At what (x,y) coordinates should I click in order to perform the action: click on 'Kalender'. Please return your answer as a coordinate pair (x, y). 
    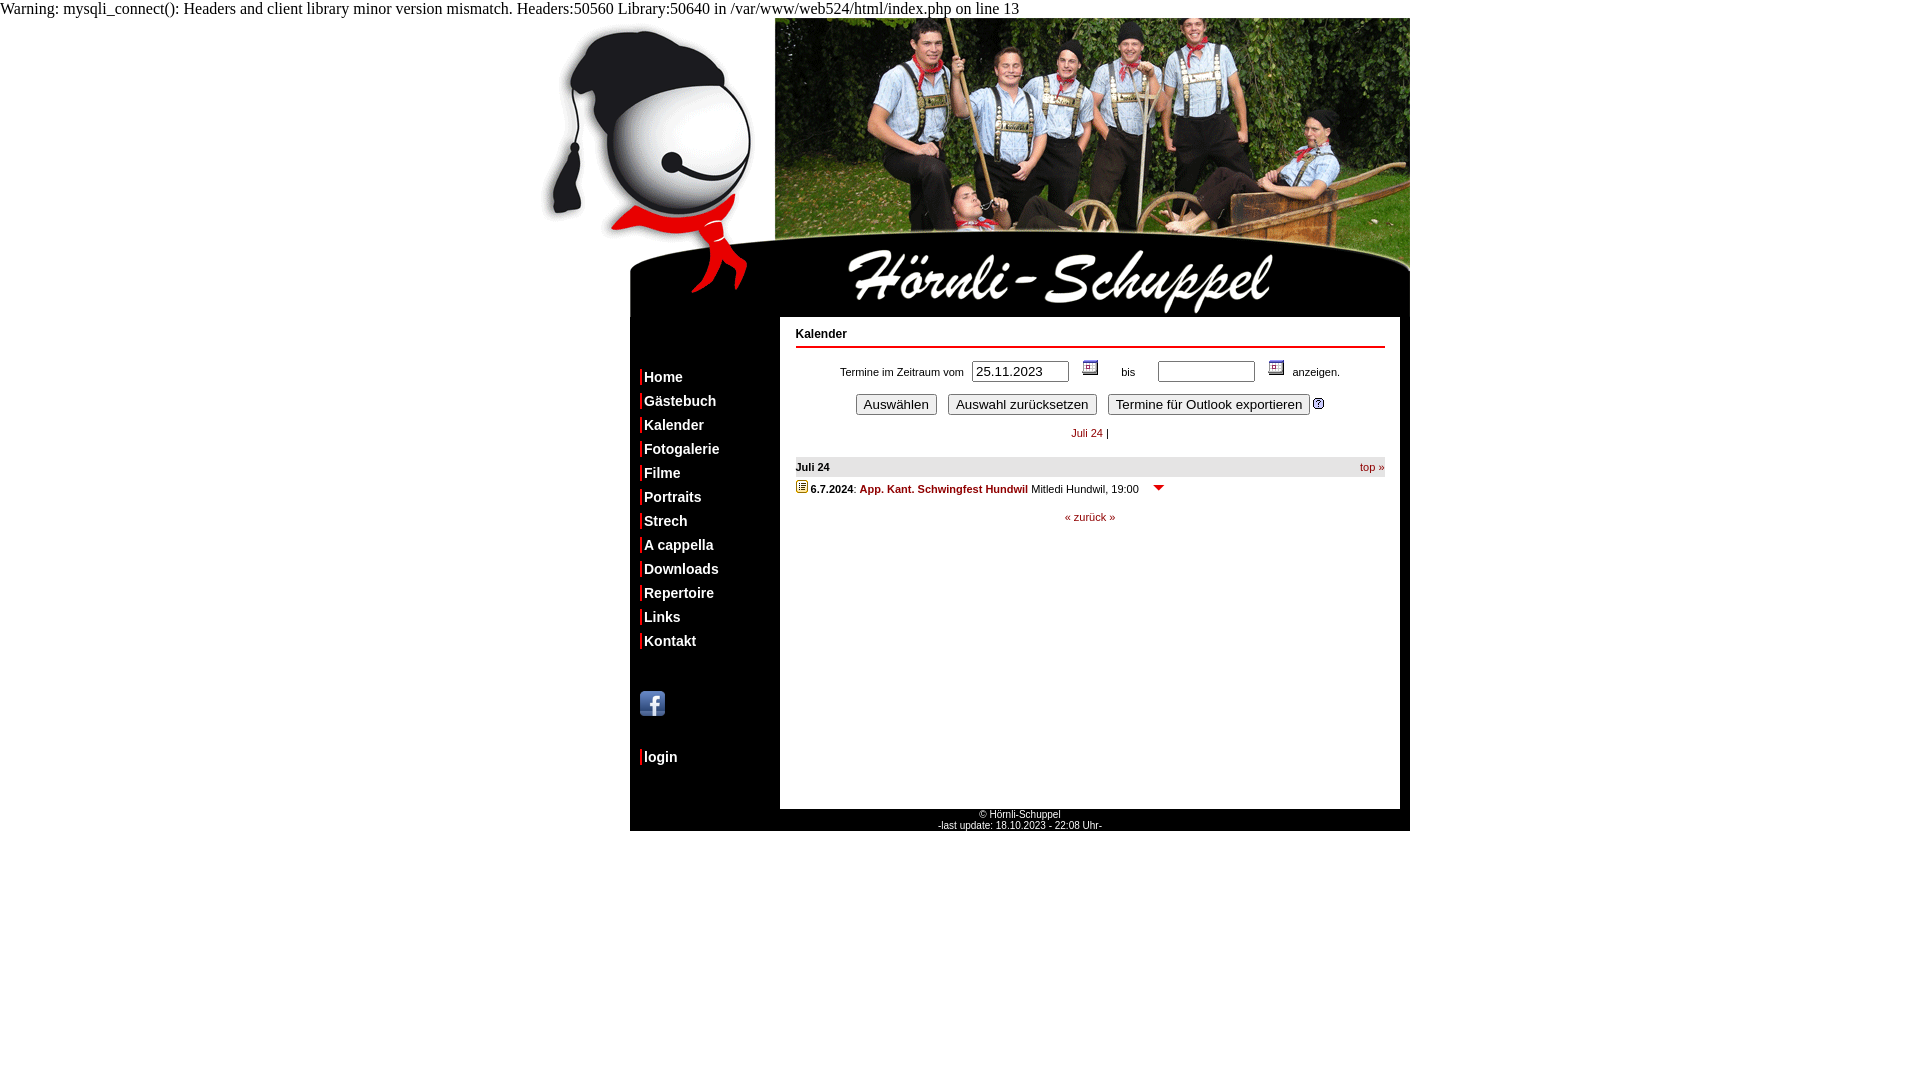
    Looking at the image, I should click on (1270, 371).